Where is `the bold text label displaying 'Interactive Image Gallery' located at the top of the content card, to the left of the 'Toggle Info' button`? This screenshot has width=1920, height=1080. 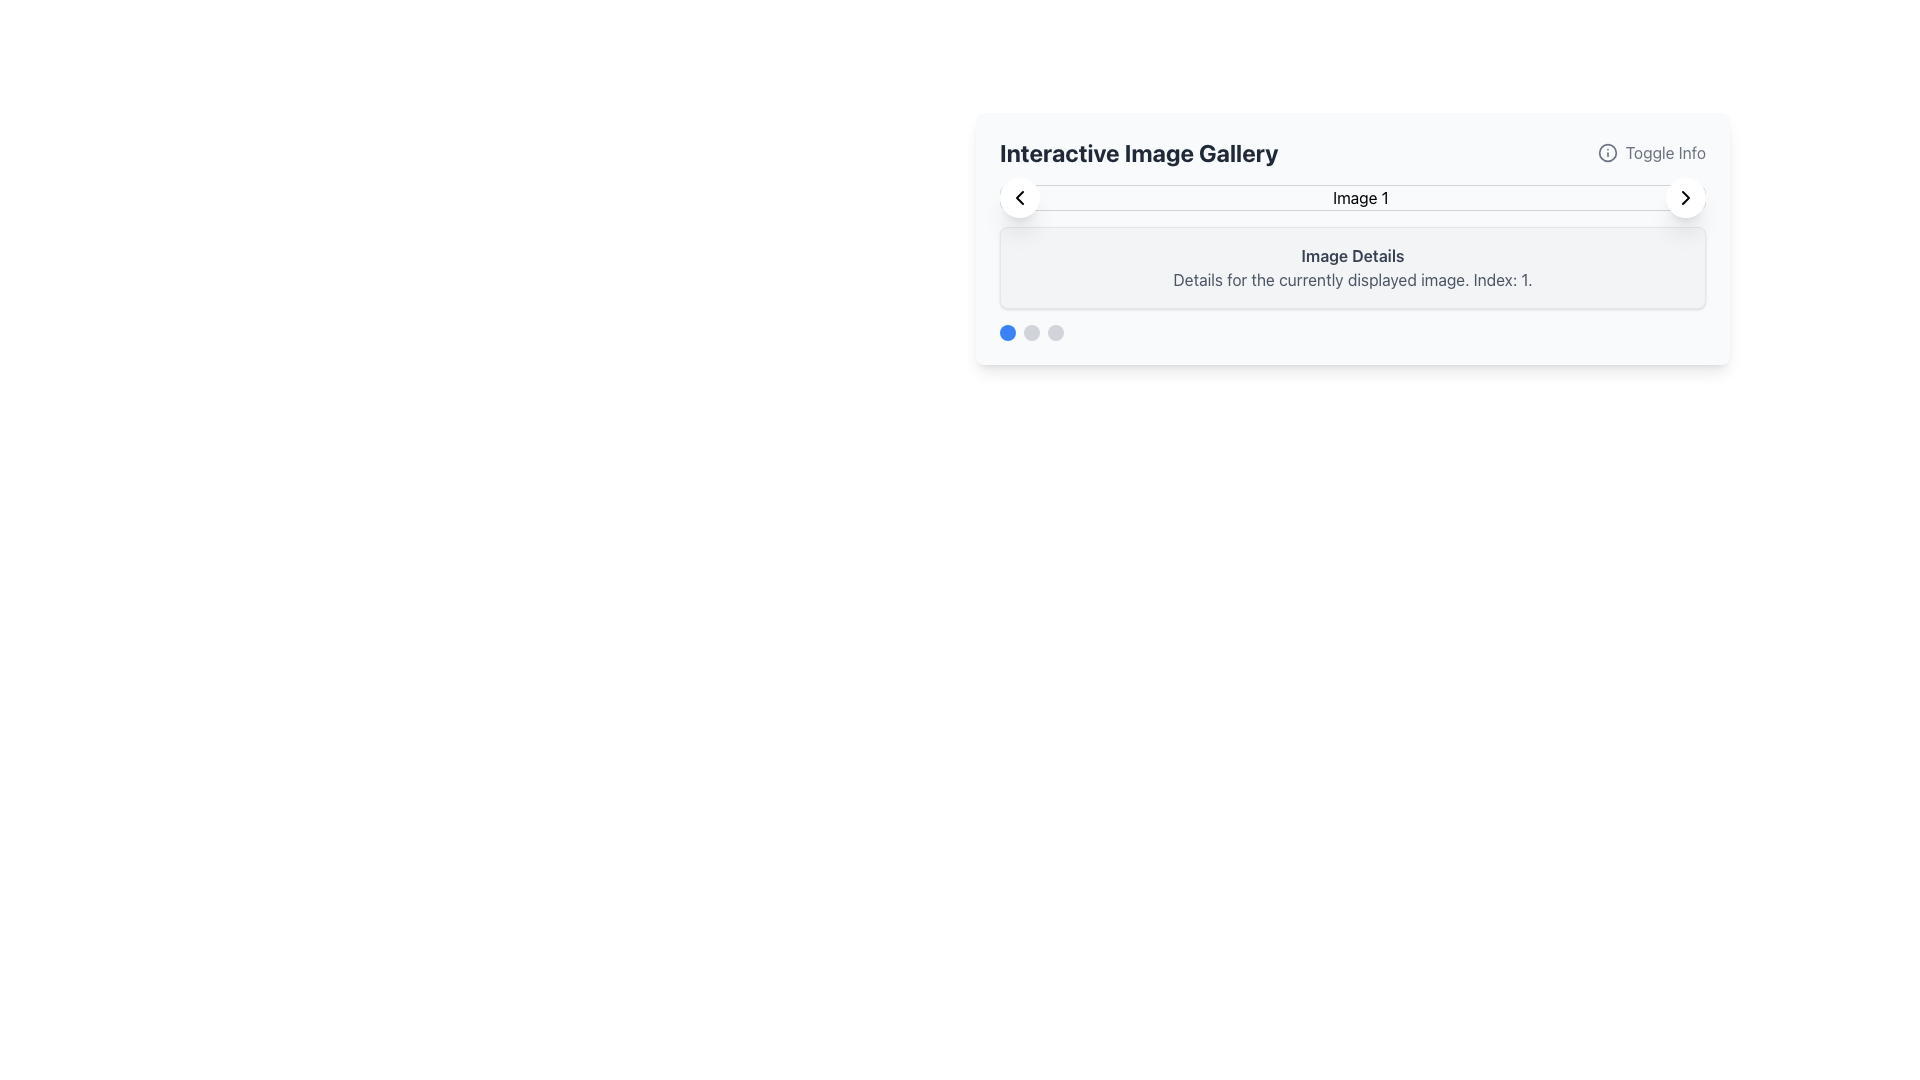
the bold text label displaying 'Interactive Image Gallery' located at the top of the content card, to the left of the 'Toggle Info' button is located at coordinates (1139, 152).